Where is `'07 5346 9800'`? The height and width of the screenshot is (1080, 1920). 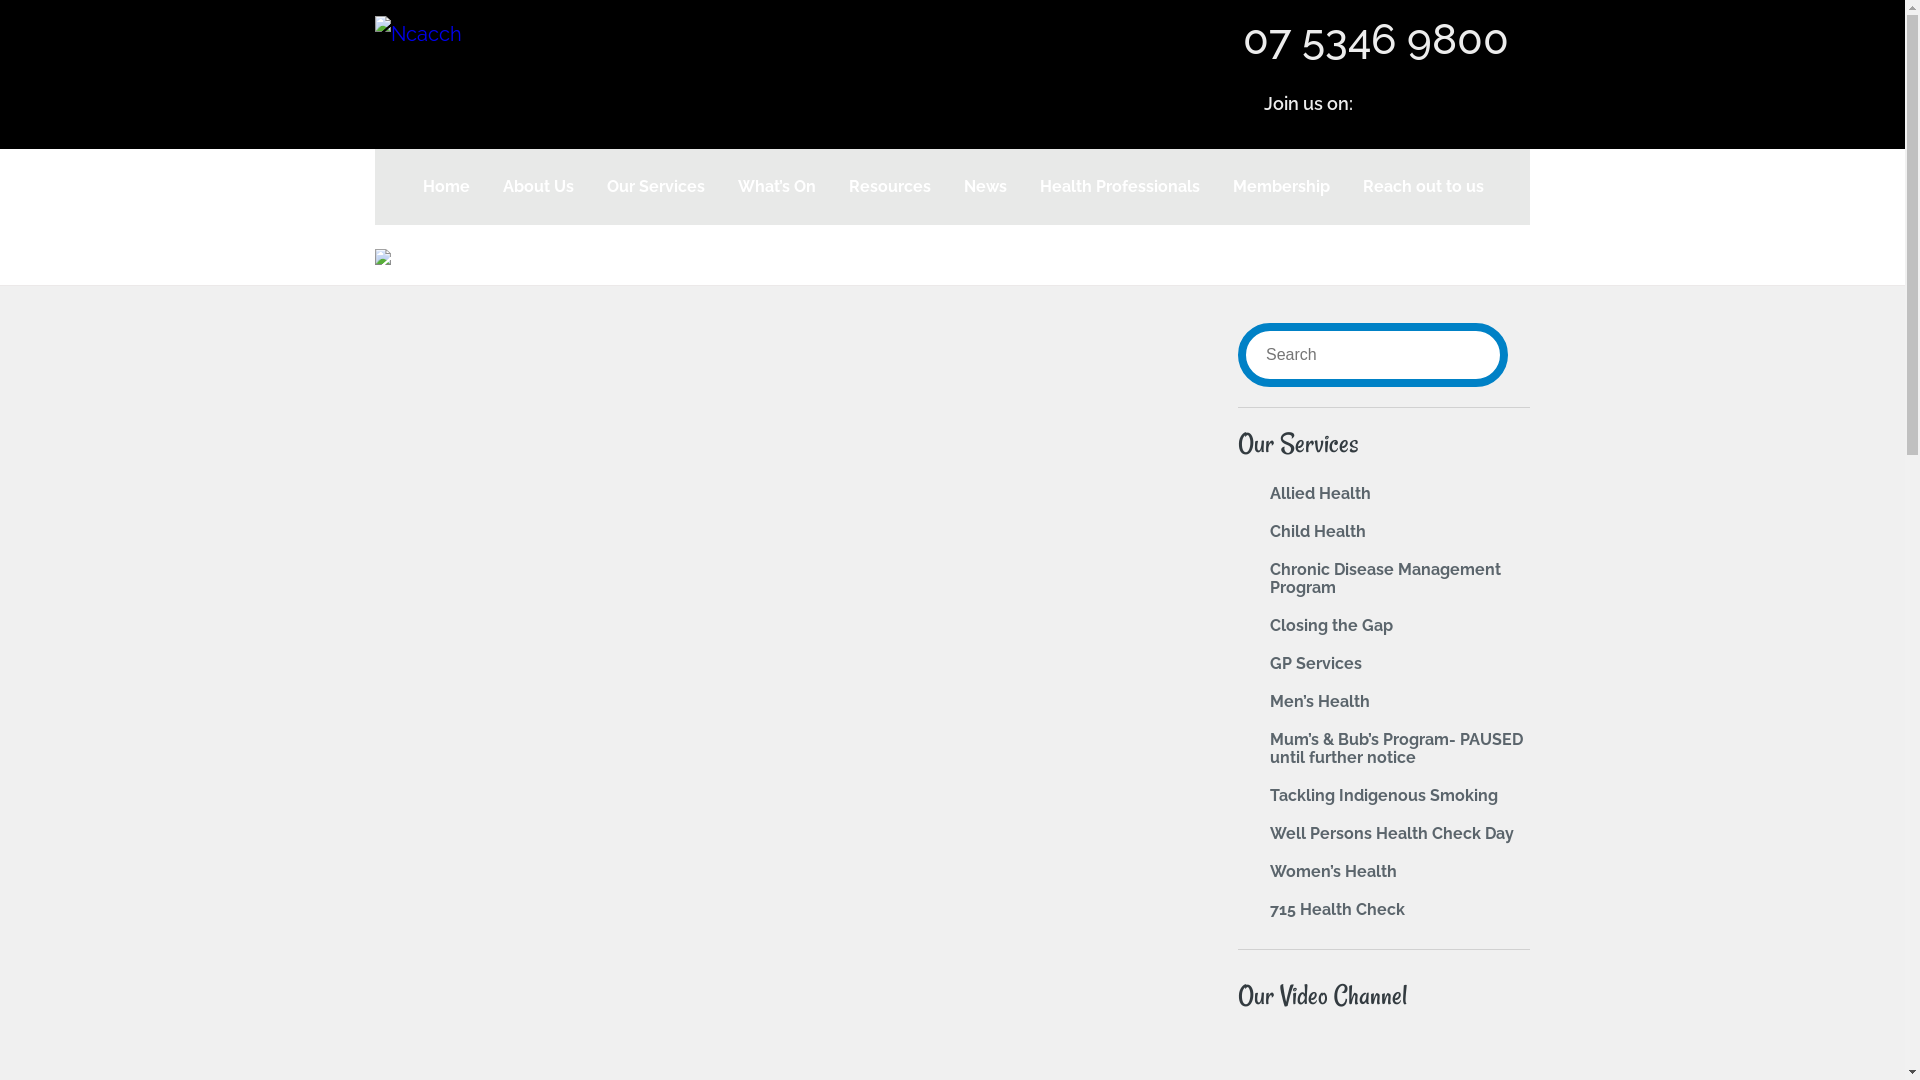
'07 5346 9800' is located at coordinates (1375, 39).